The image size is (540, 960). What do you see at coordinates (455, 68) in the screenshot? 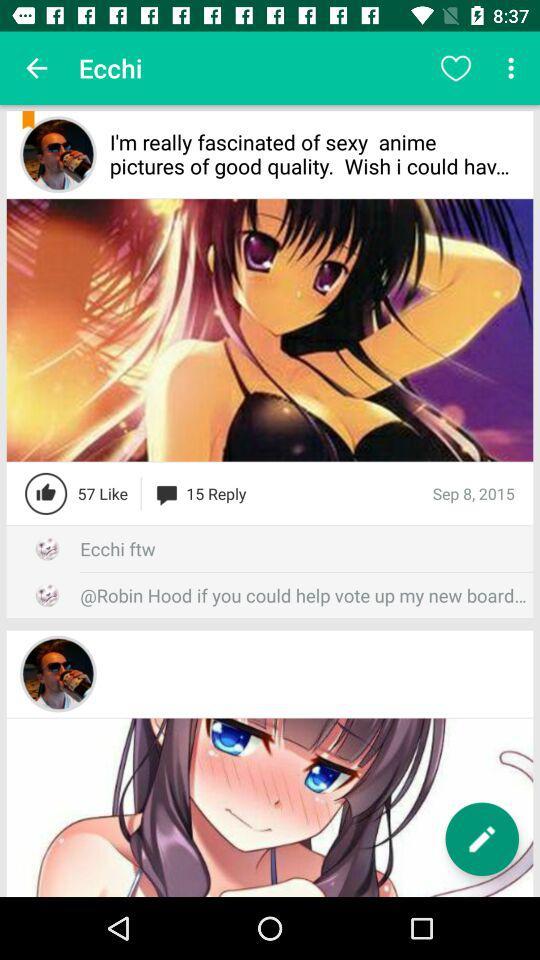
I see `icon to the right of ecchi  item` at bounding box center [455, 68].